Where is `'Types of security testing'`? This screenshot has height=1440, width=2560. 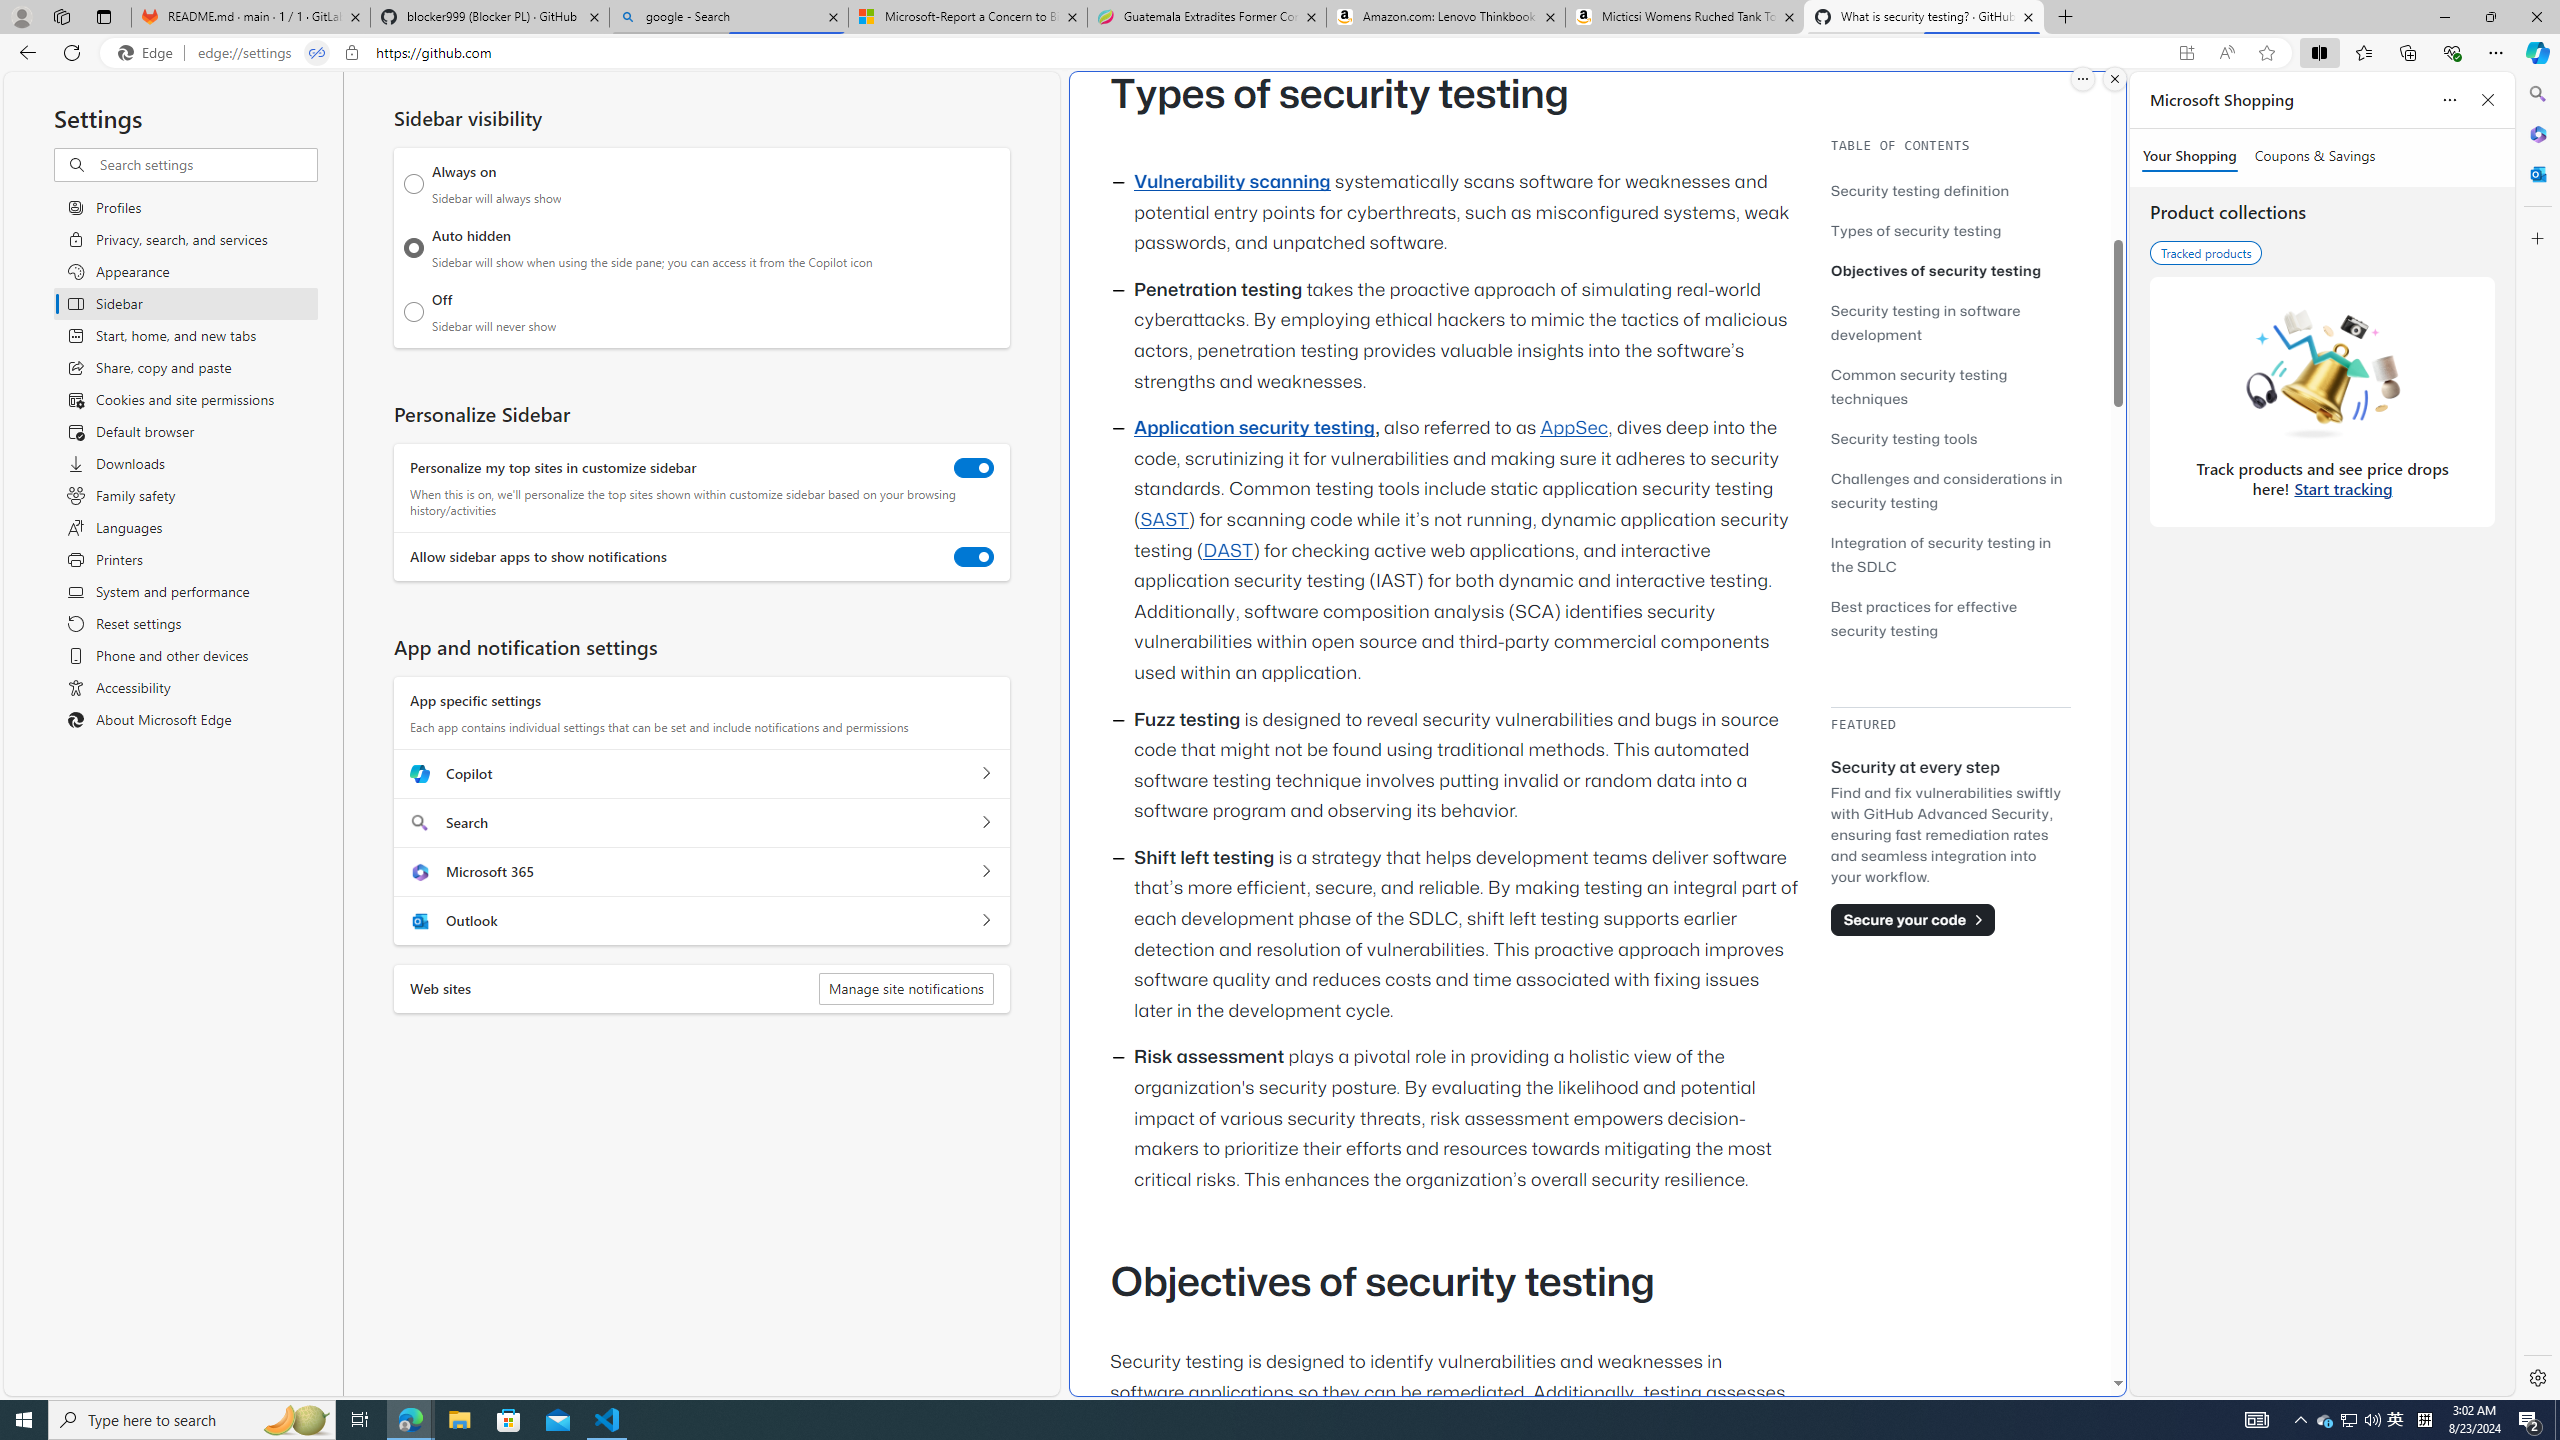
'Types of security testing' is located at coordinates (1949, 229).